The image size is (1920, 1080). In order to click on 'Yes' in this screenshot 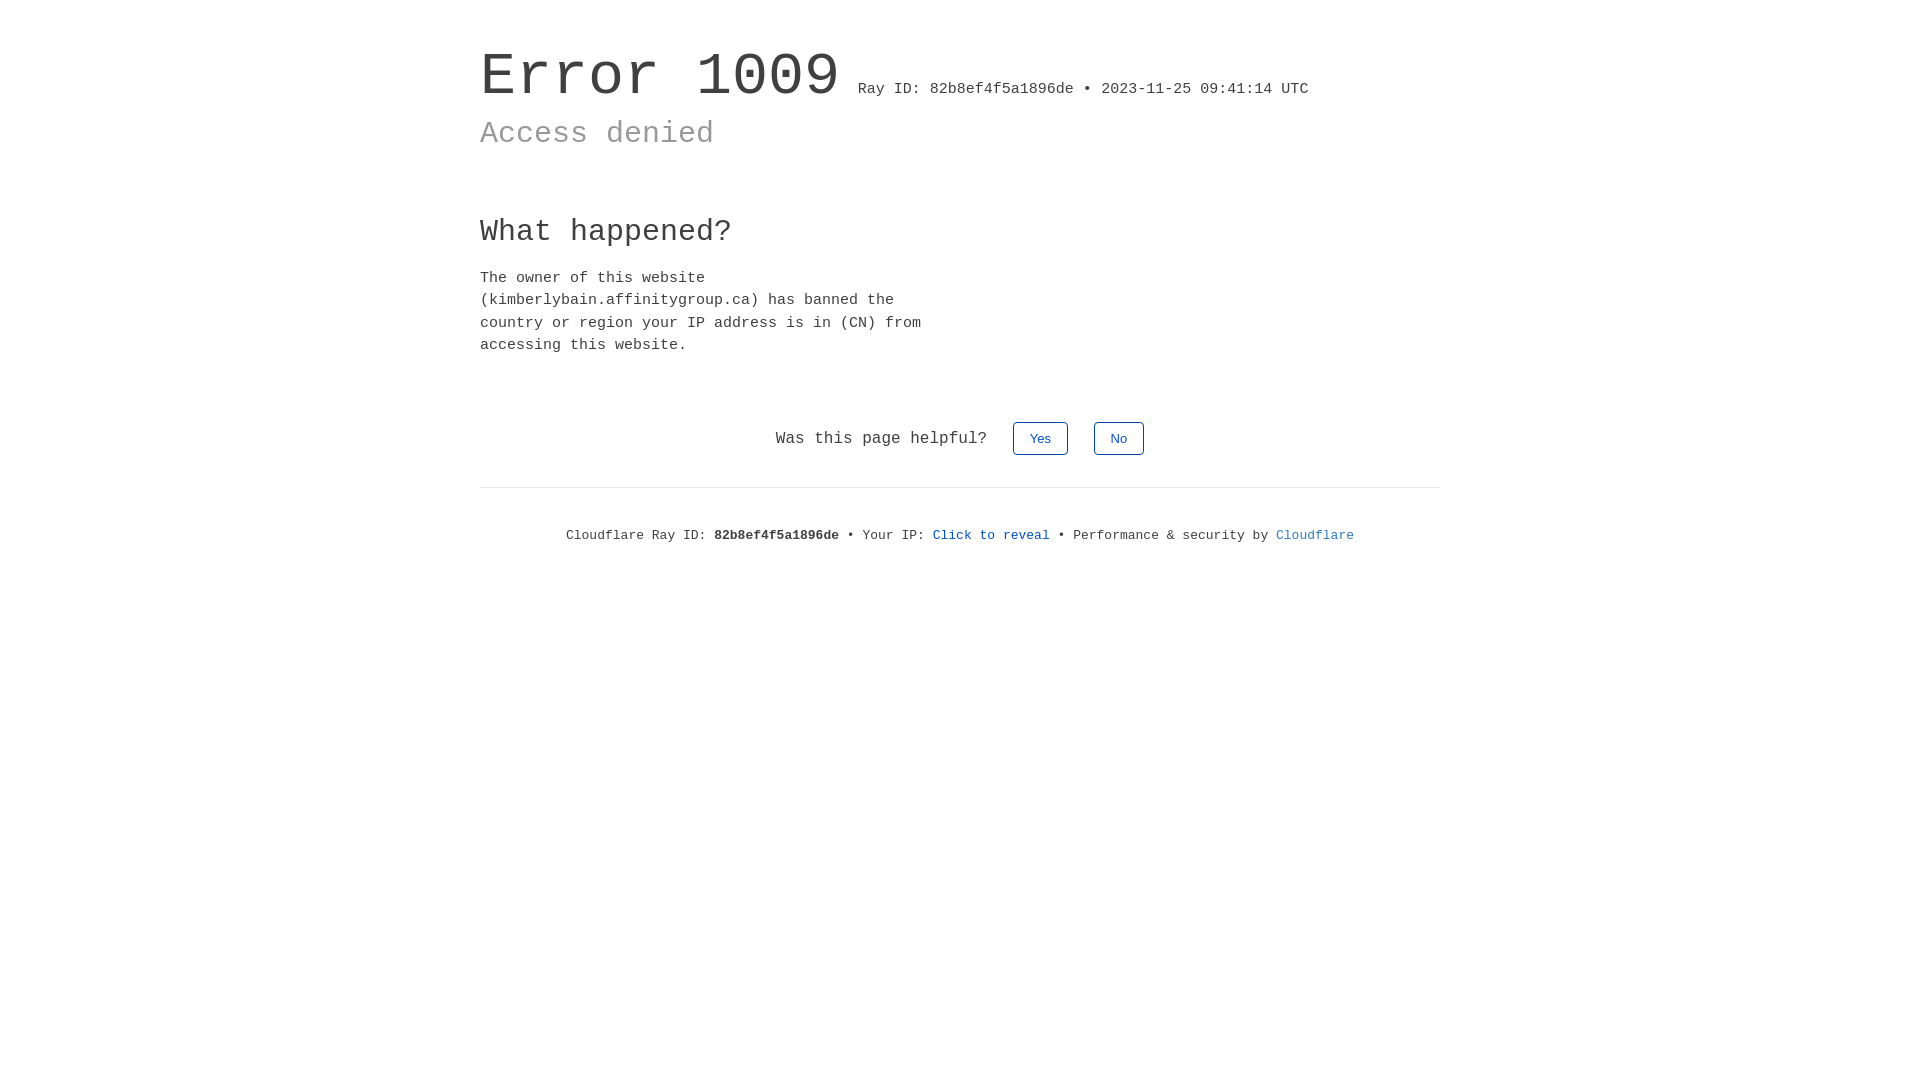, I will do `click(1040, 437)`.